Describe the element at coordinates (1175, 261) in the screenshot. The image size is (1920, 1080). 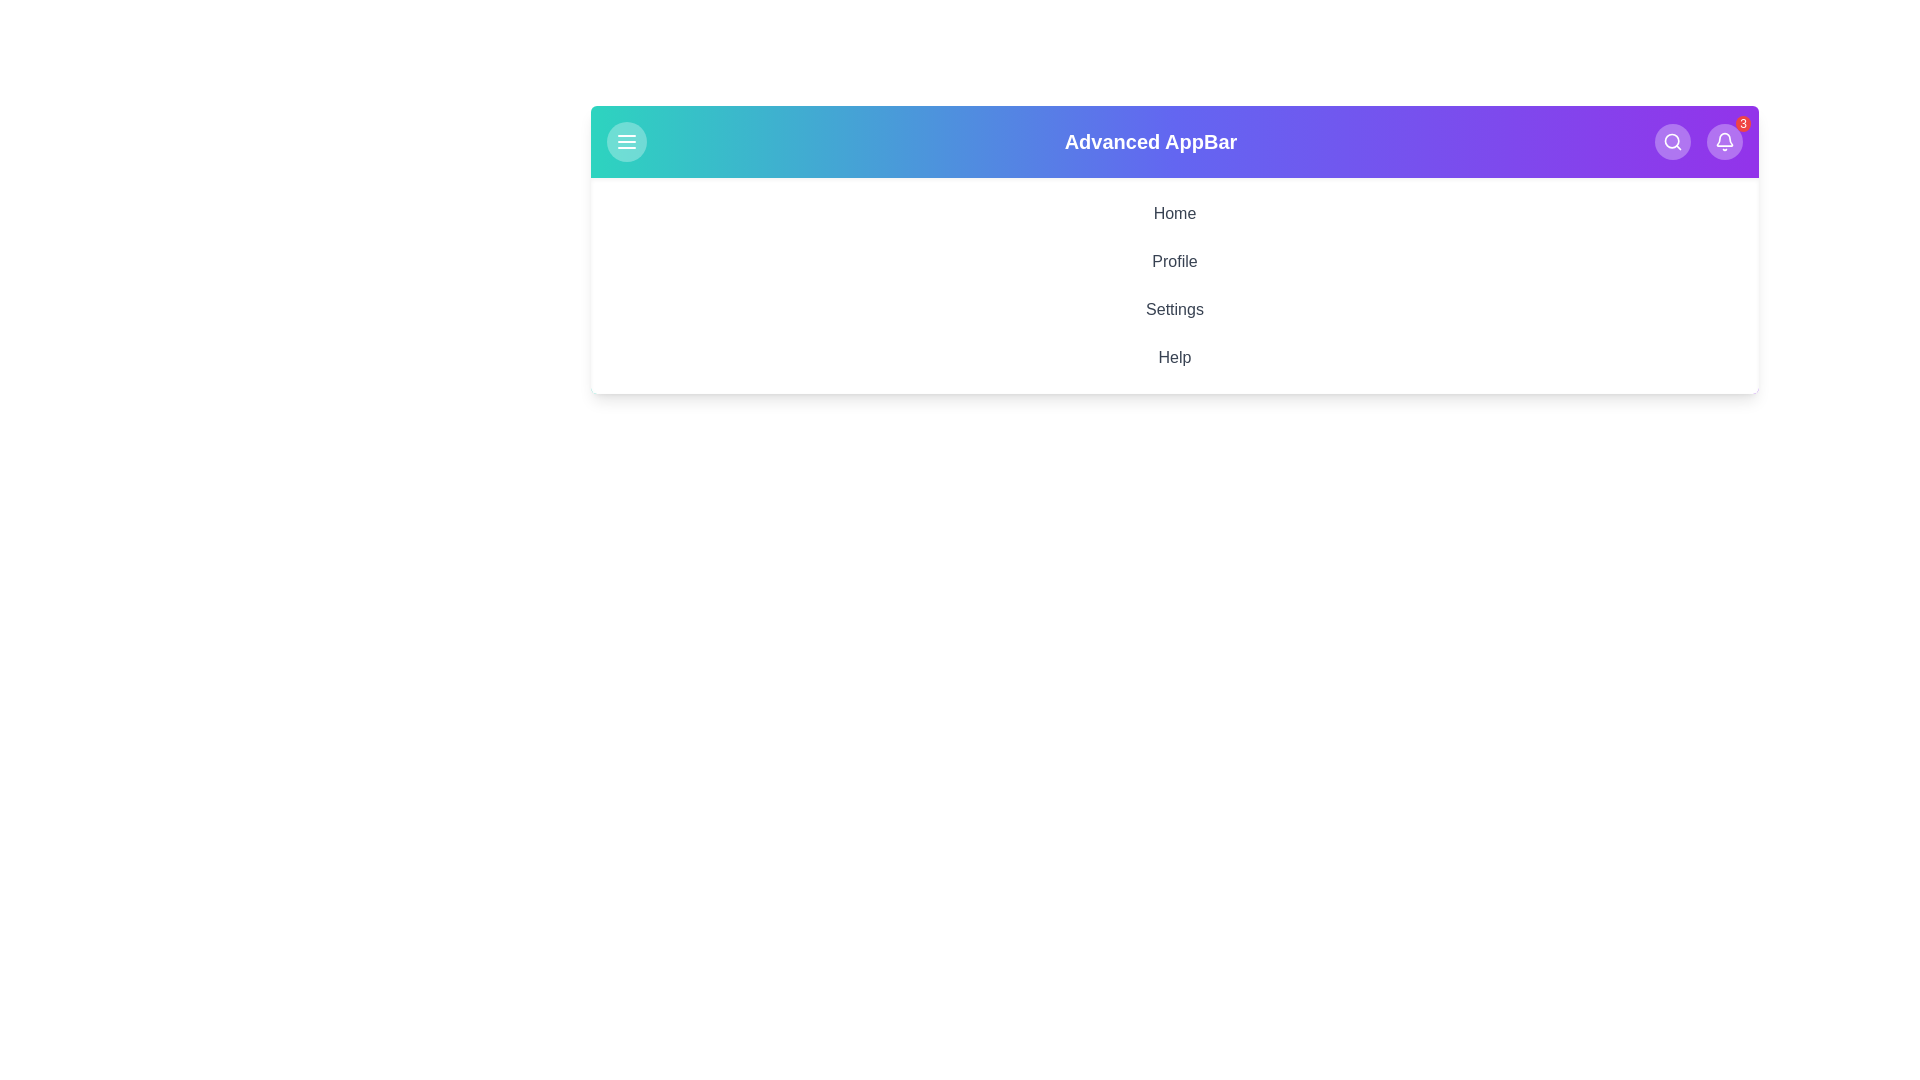
I see `the menu item Profile` at that location.